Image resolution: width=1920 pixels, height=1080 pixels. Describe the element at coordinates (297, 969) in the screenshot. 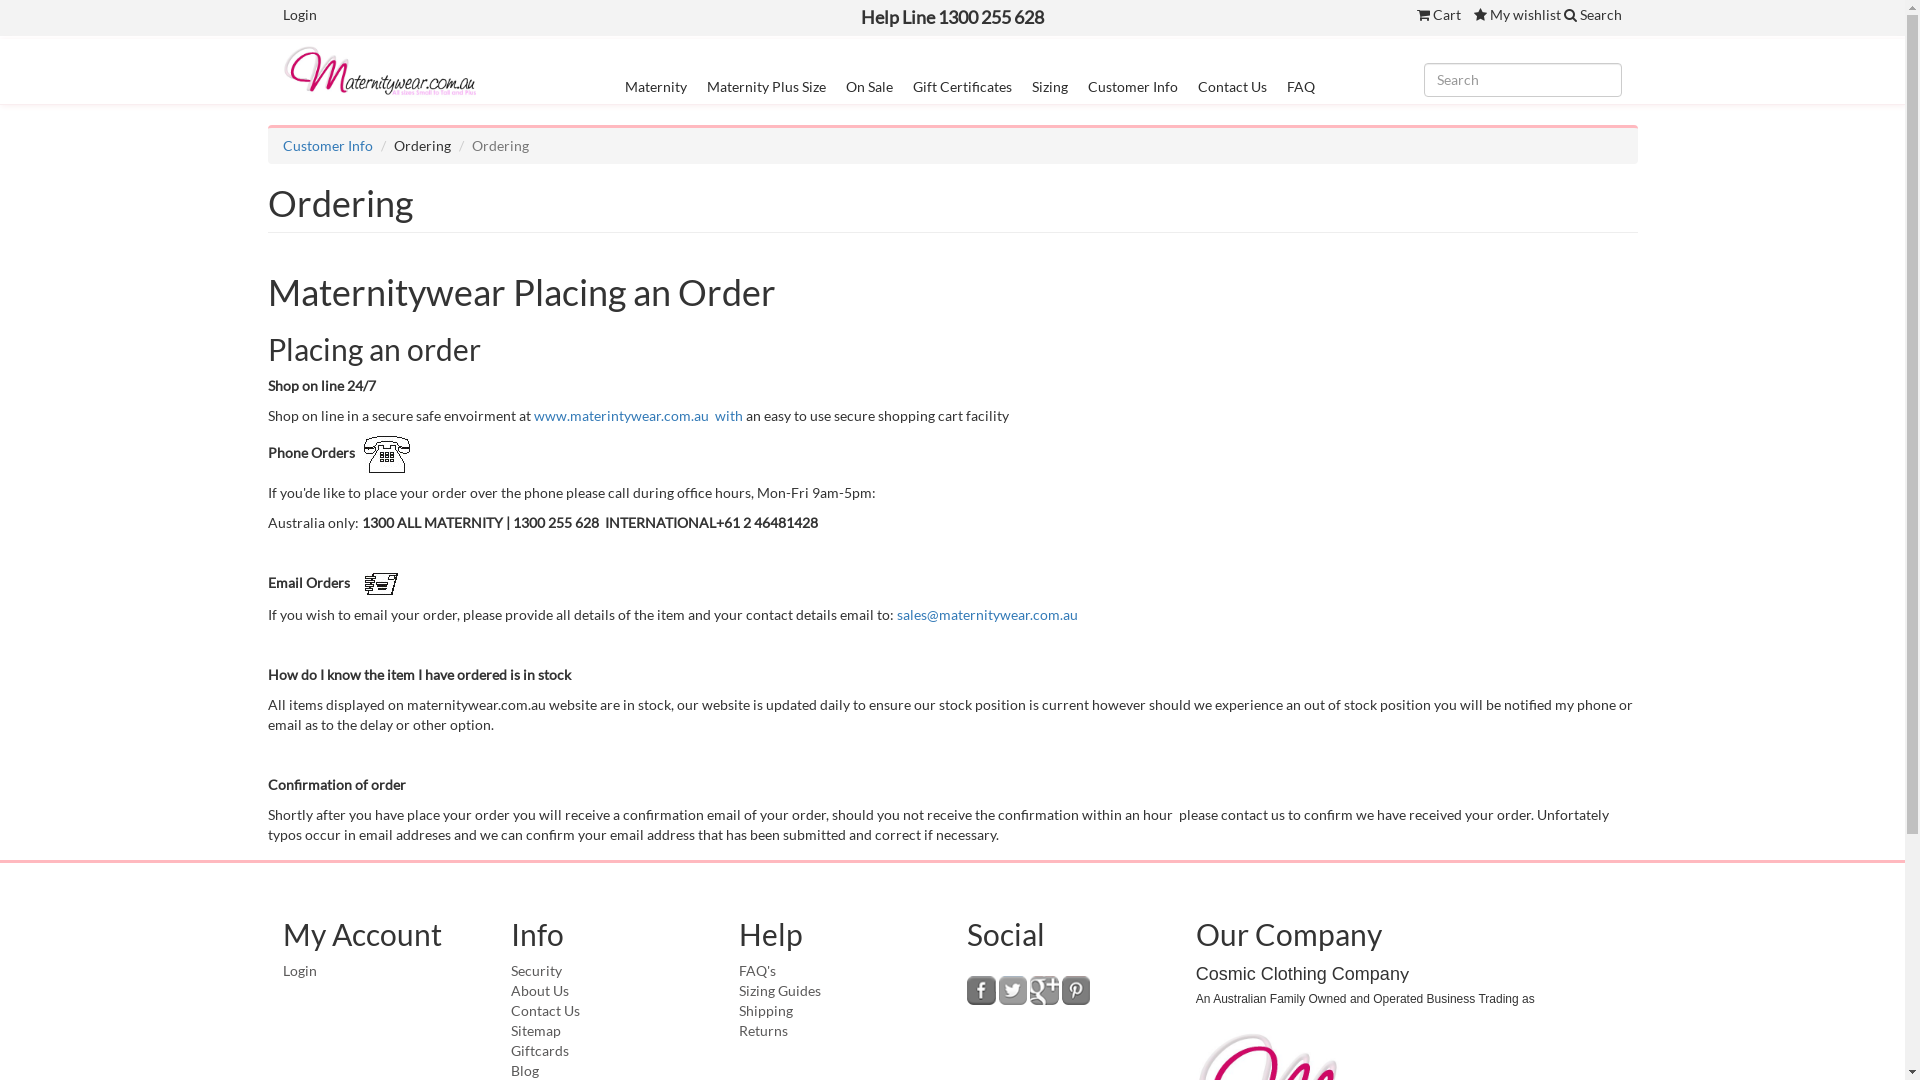

I see `'Login'` at that location.